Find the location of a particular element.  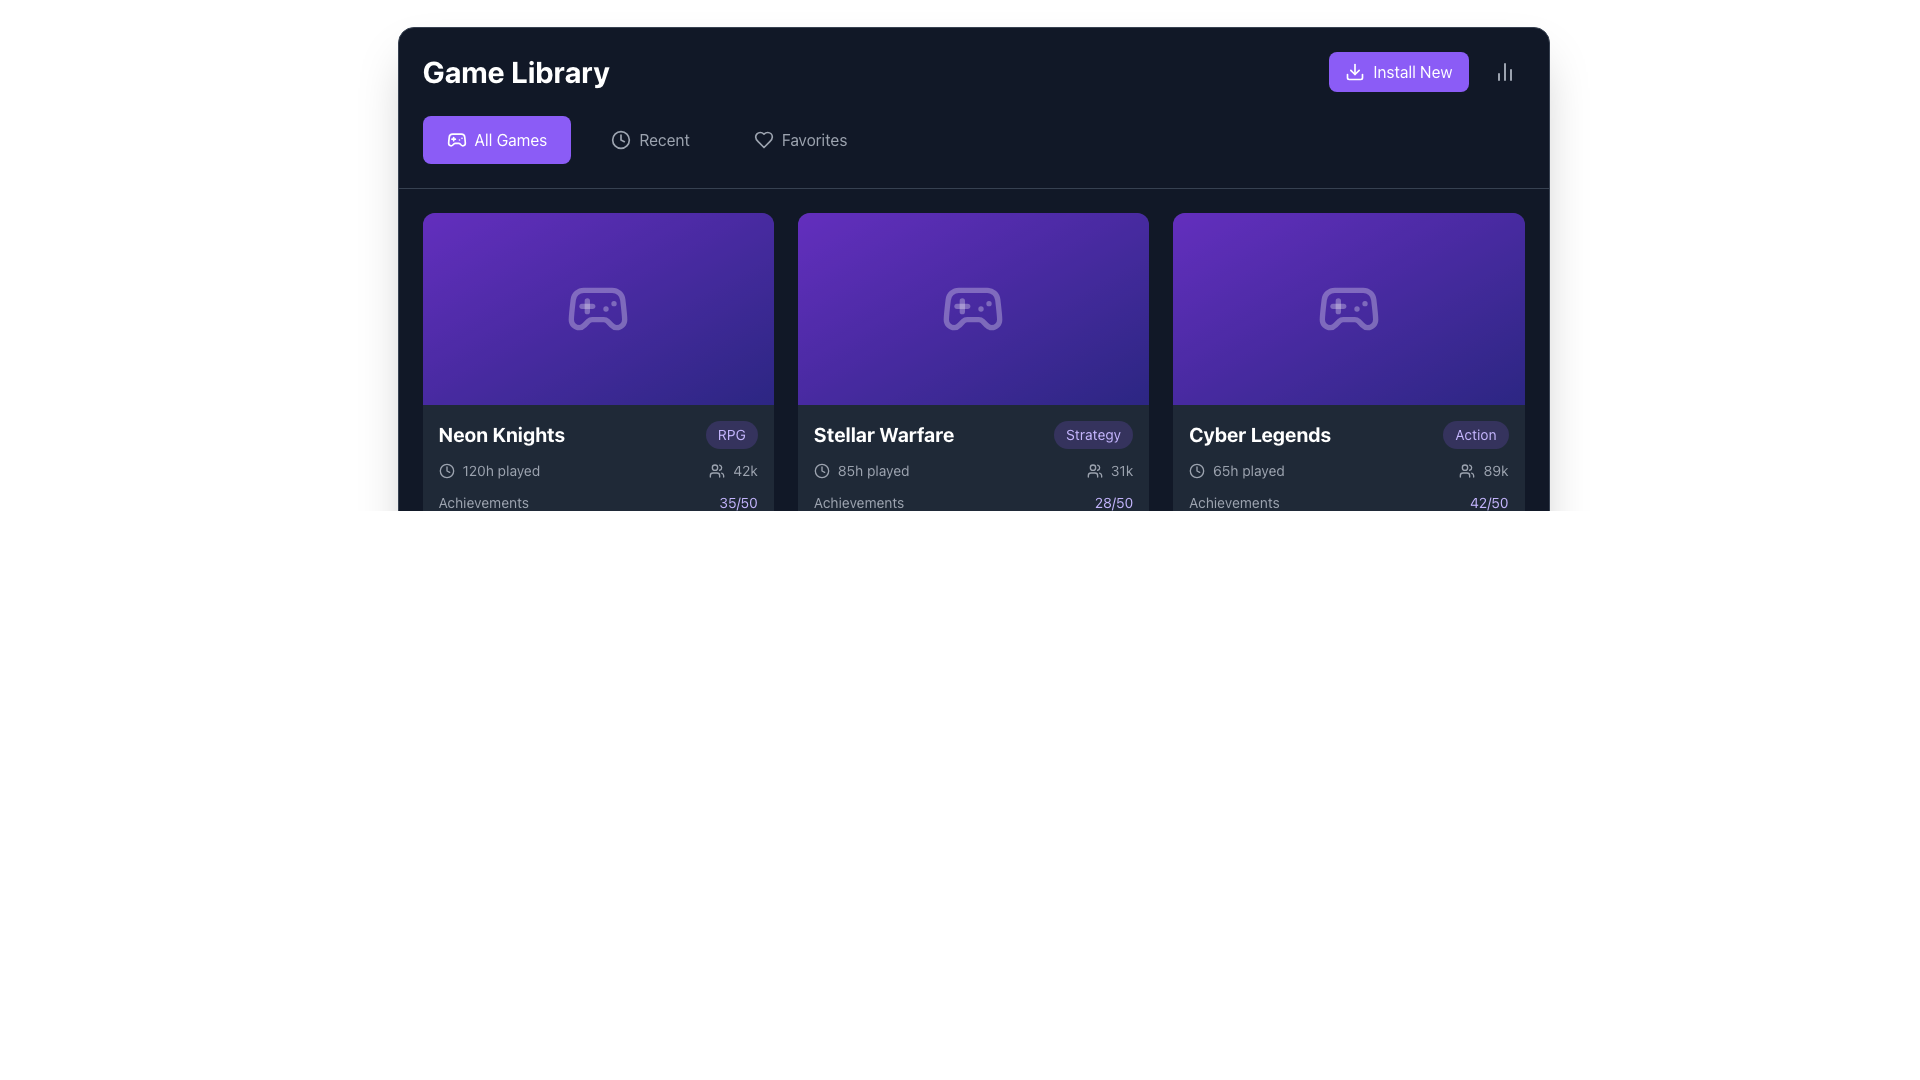

the game controller icon located at the center of the 'Cyber Legends' card in the 'Game Library' interface is located at coordinates (1348, 308).